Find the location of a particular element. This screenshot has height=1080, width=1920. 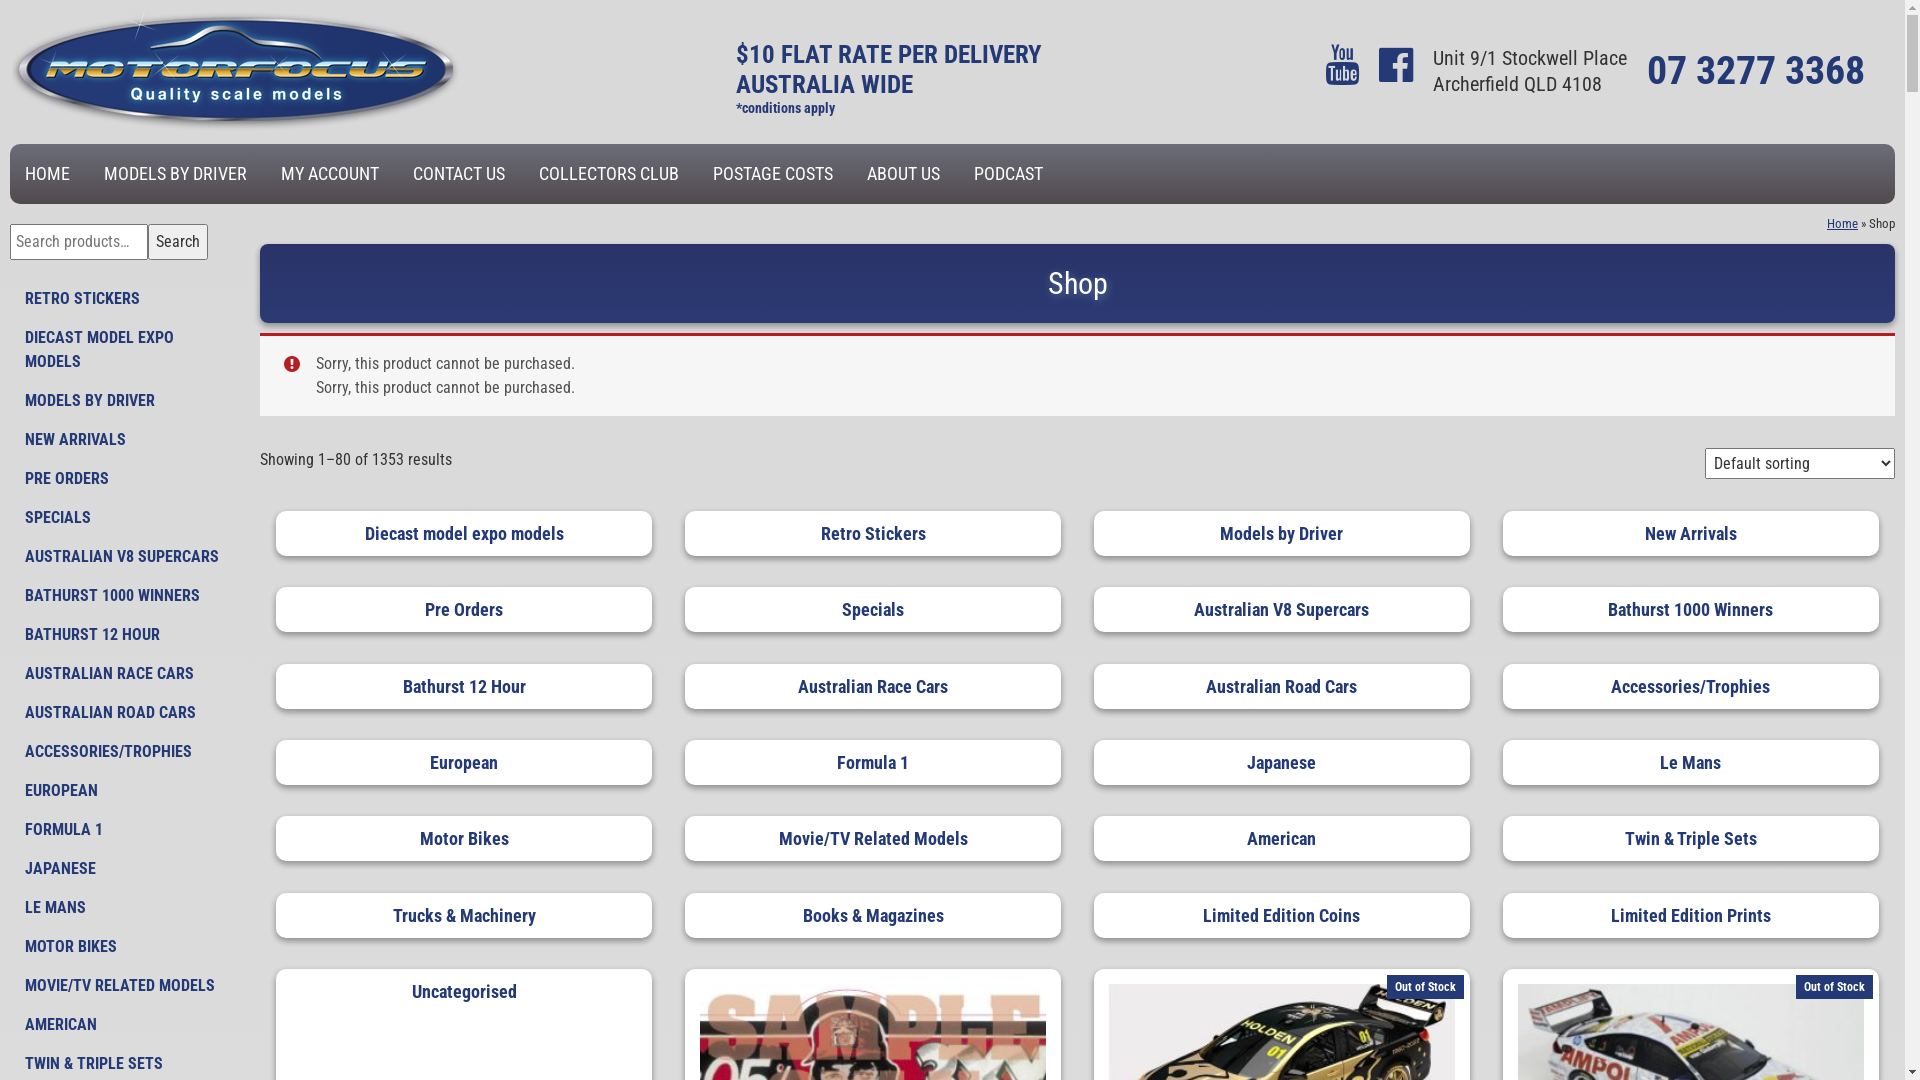

'Trucks & Machinery' is located at coordinates (463, 915).